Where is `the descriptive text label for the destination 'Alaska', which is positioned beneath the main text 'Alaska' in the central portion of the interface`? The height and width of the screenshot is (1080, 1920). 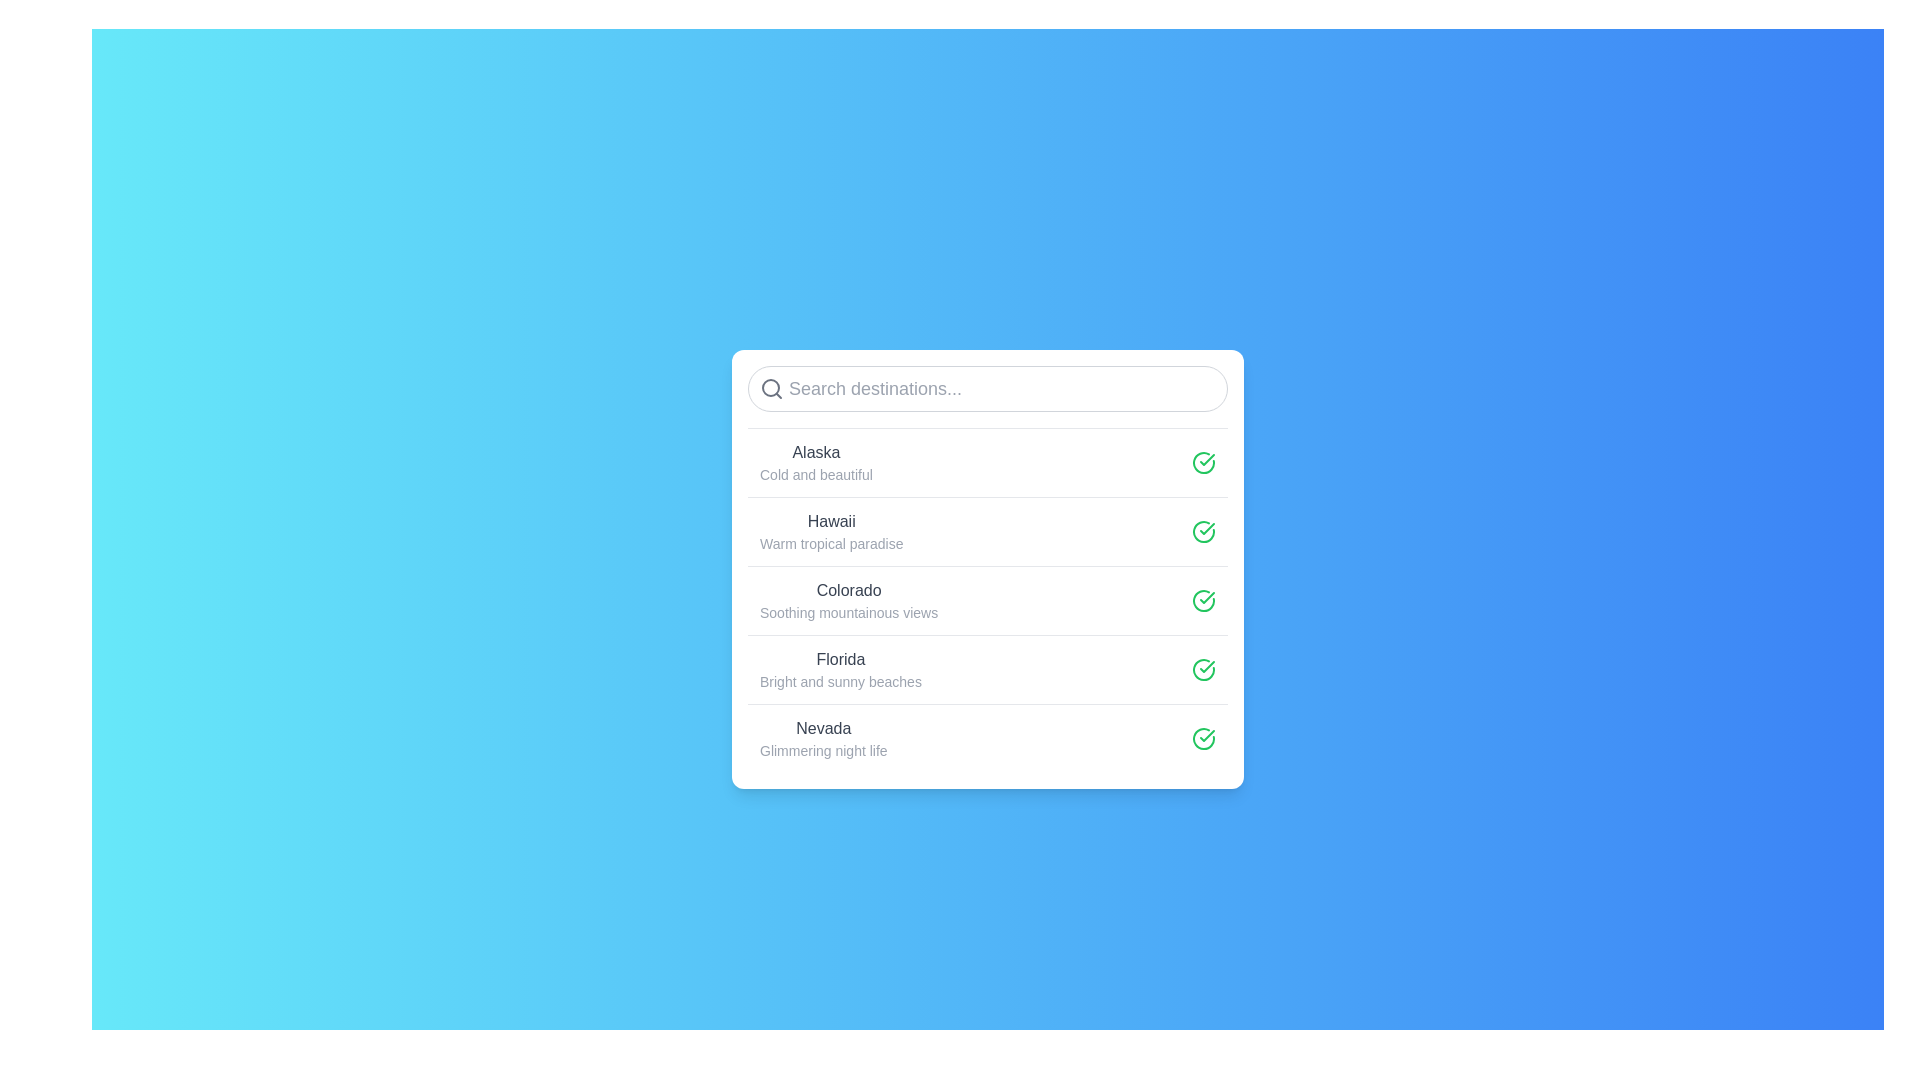 the descriptive text label for the destination 'Alaska', which is positioned beneath the main text 'Alaska' in the central portion of the interface is located at coordinates (816, 474).